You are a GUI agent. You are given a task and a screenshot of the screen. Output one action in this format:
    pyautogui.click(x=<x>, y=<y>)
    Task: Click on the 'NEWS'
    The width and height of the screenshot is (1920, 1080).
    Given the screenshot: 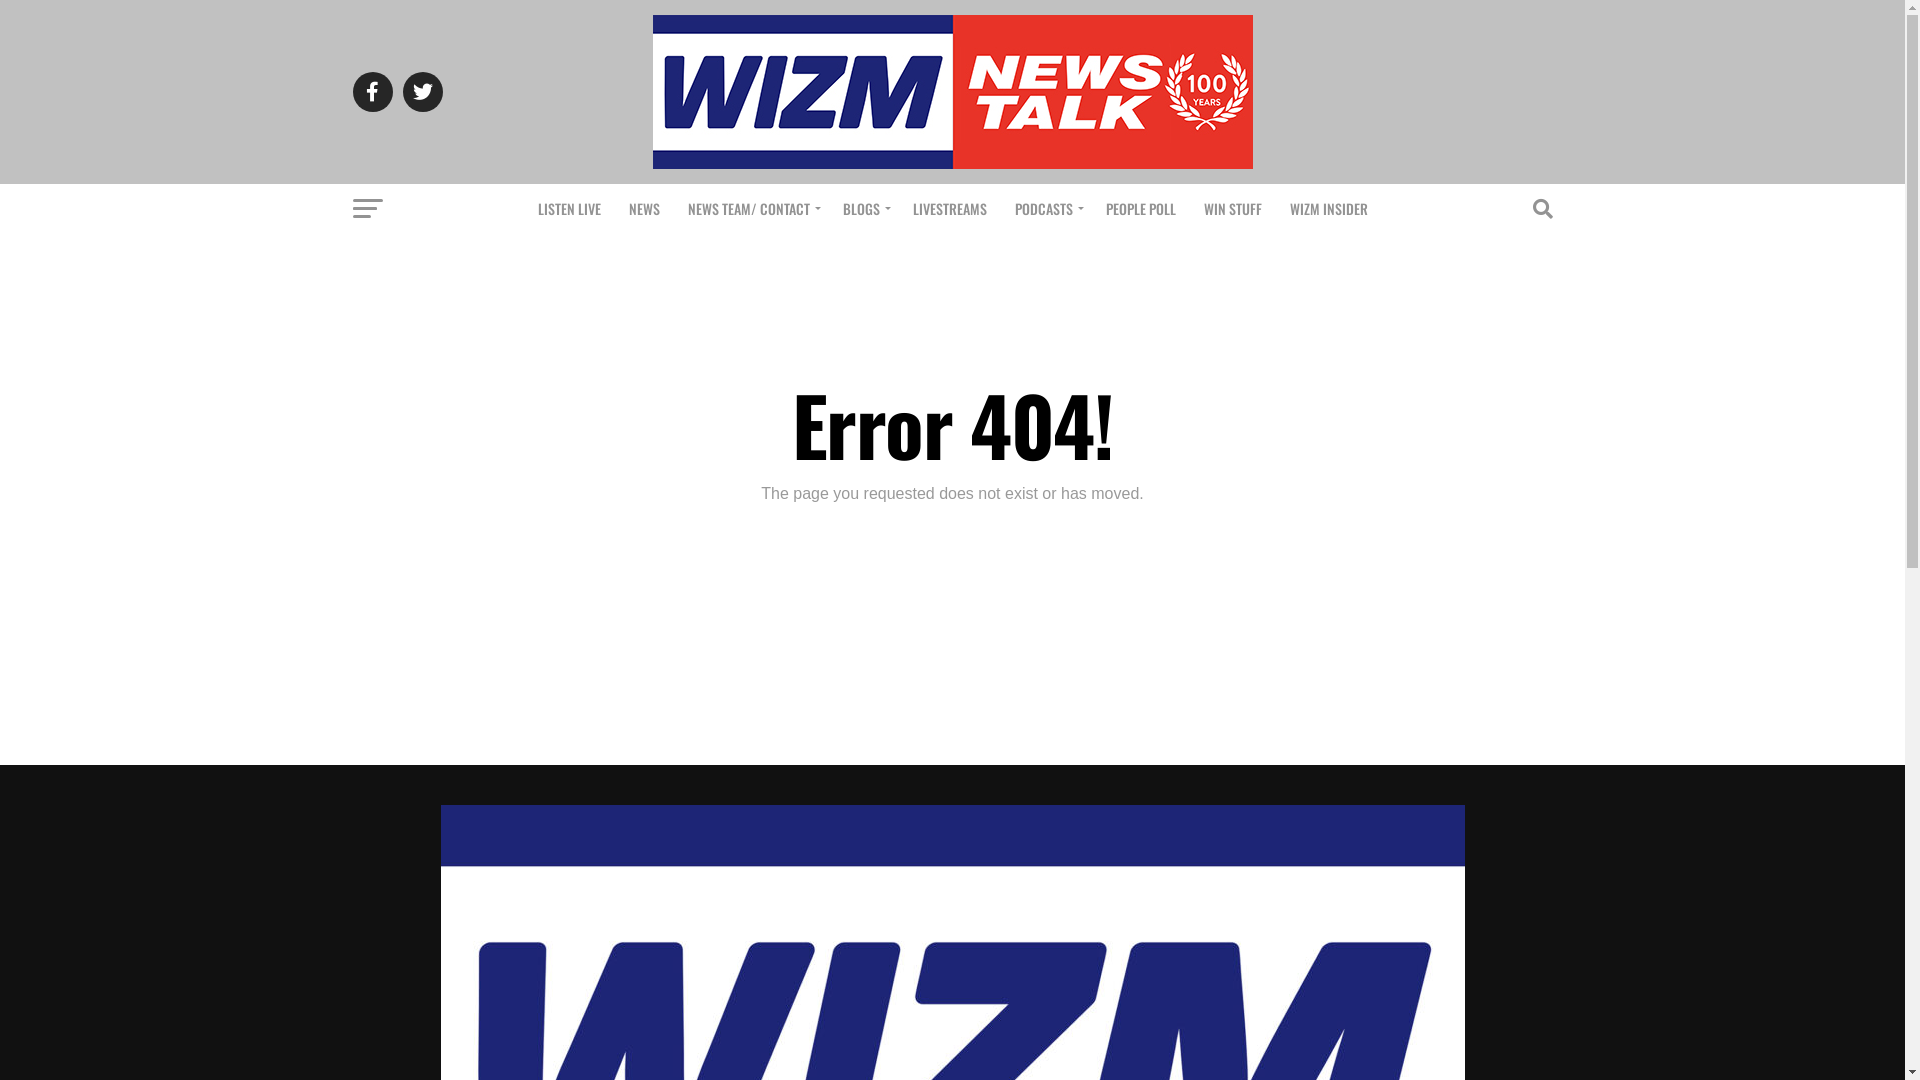 What is the action you would take?
    pyautogui.click(x=614, y=208)
    